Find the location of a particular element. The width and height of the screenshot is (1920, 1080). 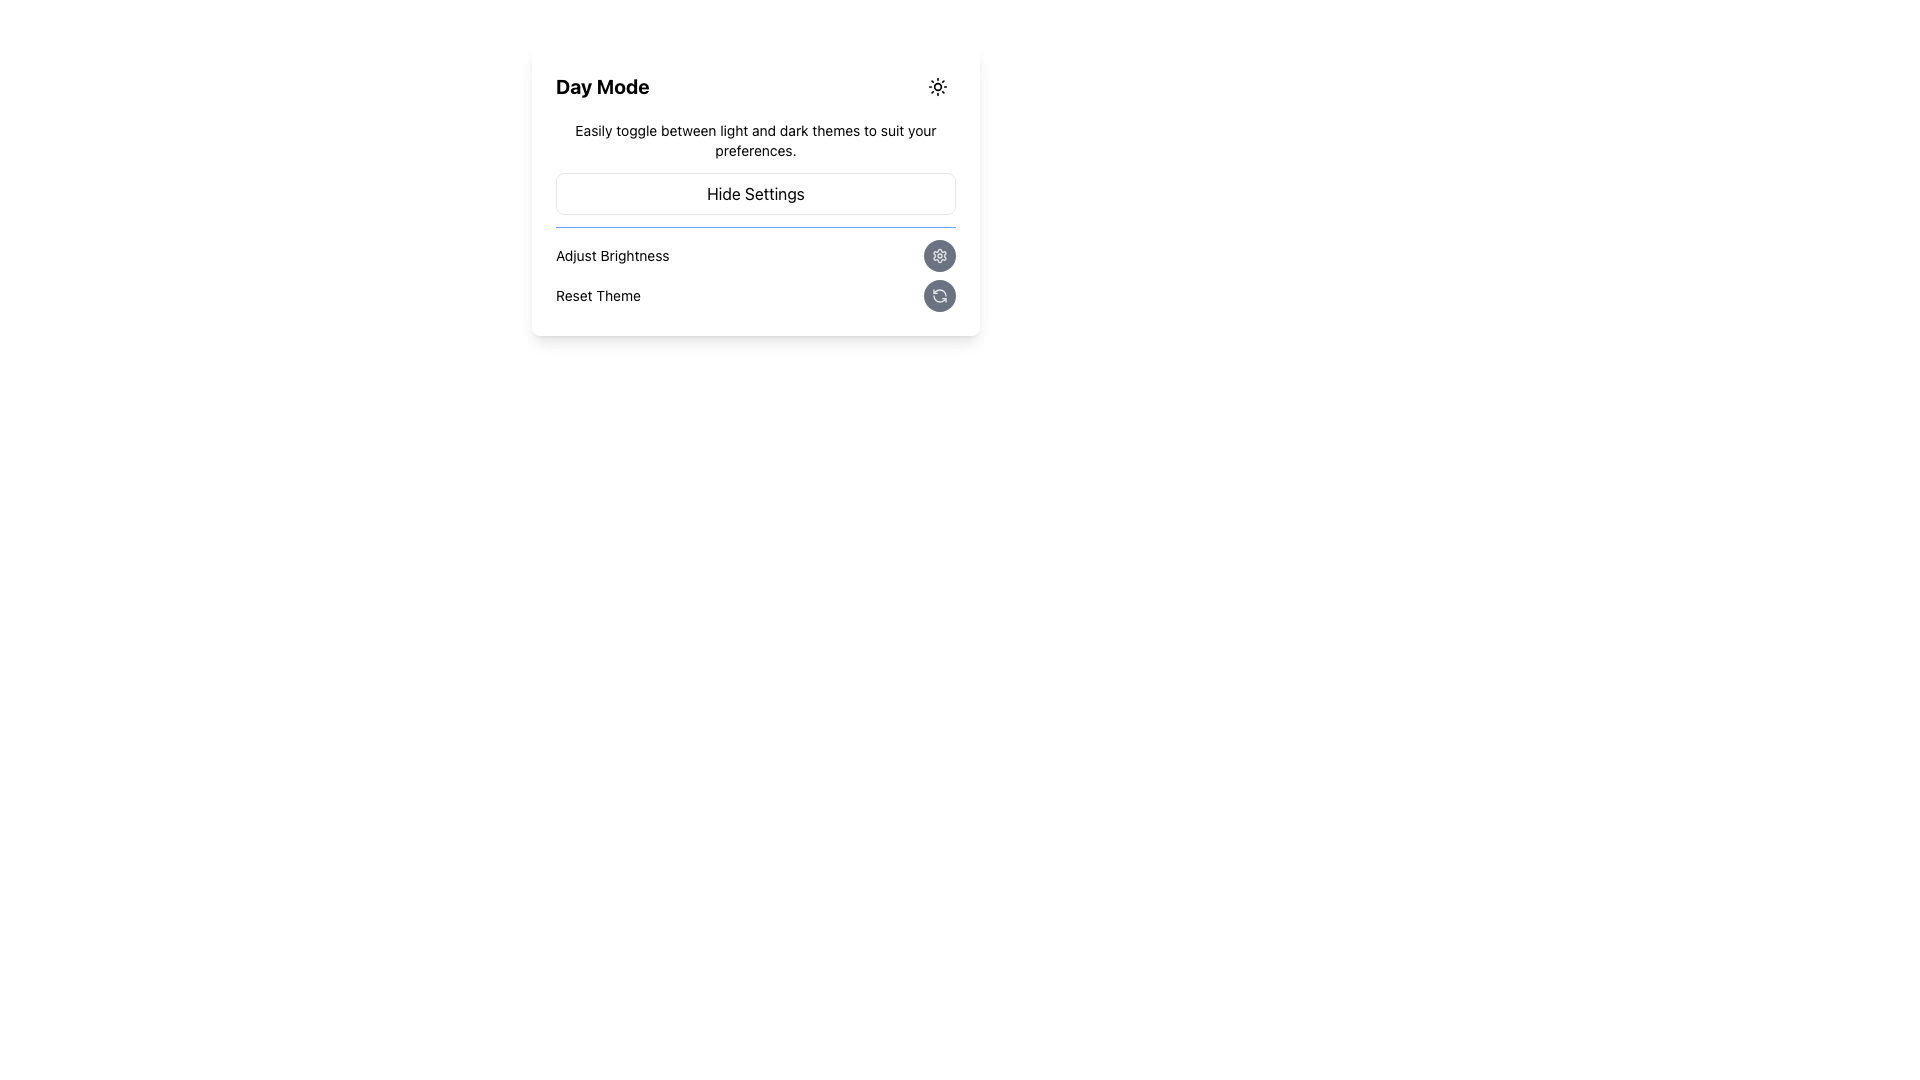

the reset action icon located within a circular button at the bottom right corner of the settings section is located at coordinates (939, 296).